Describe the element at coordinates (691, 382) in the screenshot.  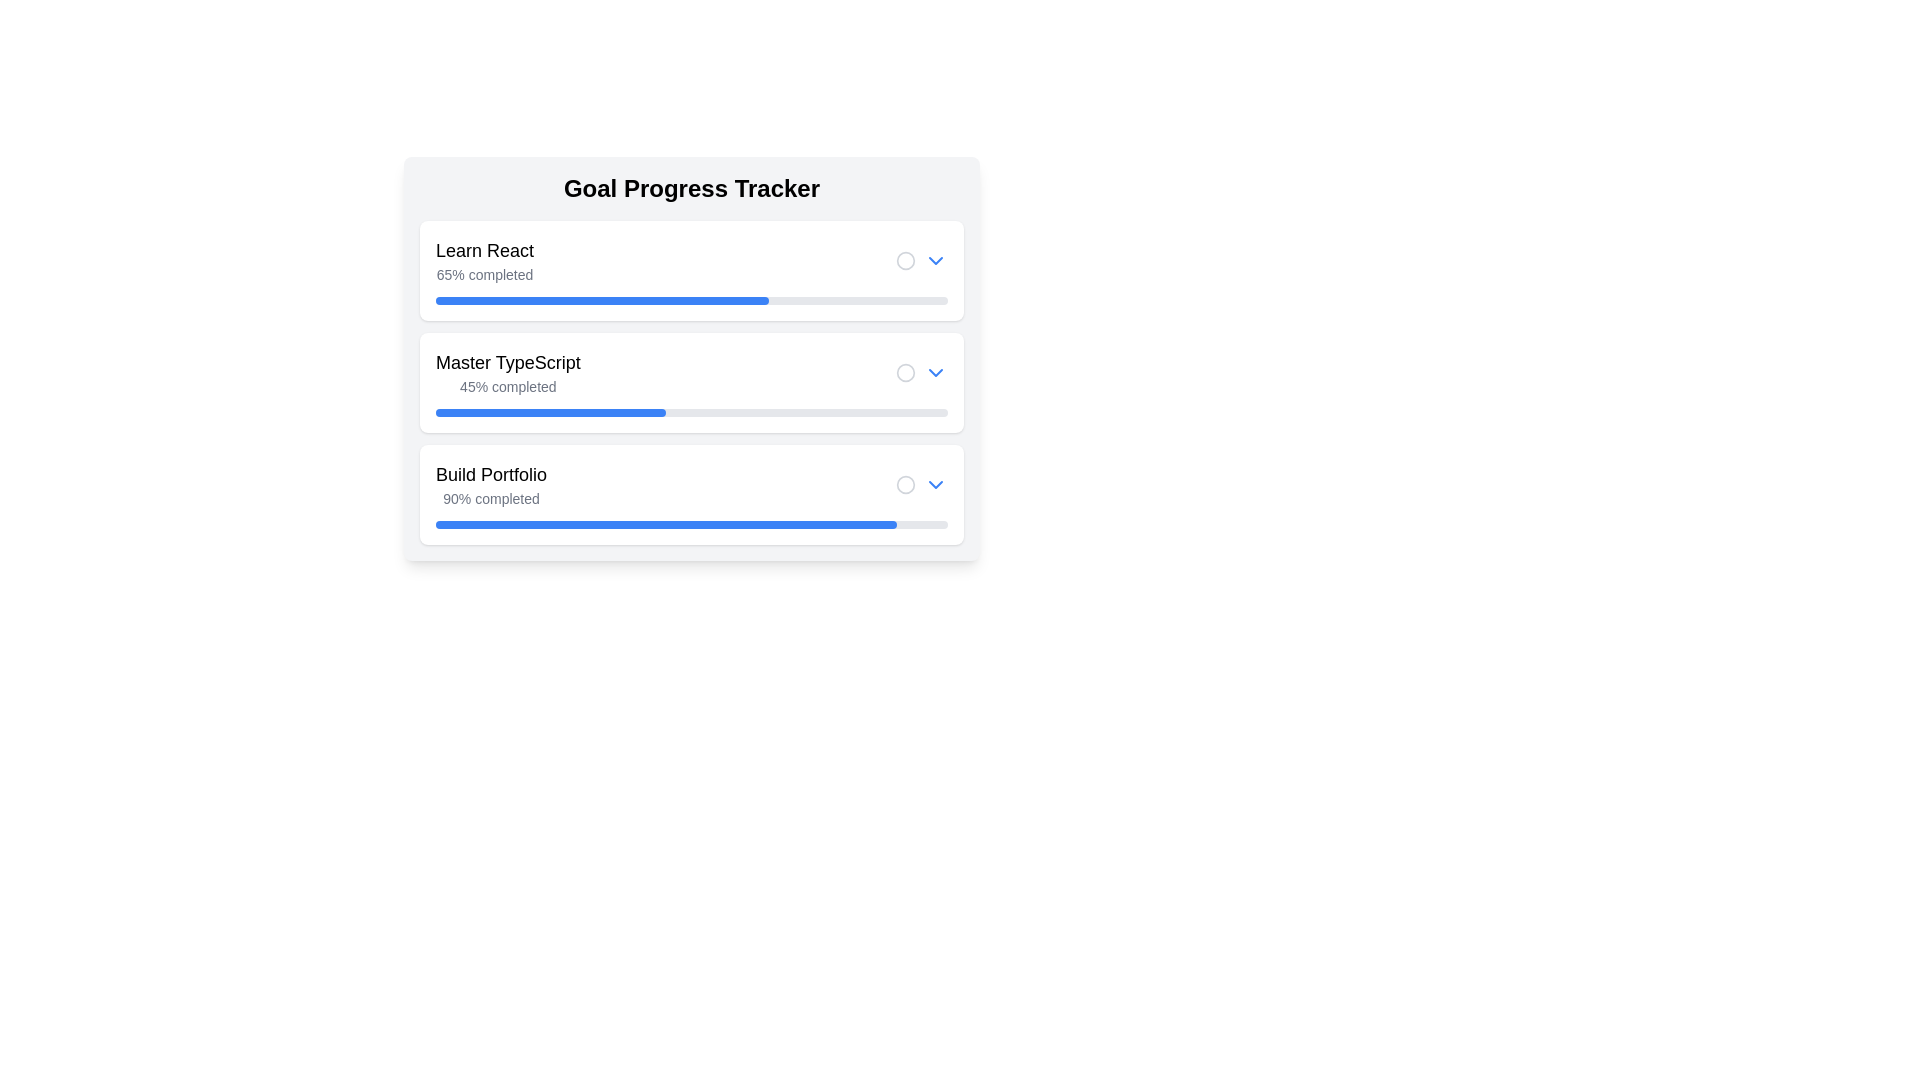
I see `the Progress tracking component, which consists of three vertically stacked cards showing progress for learning tasks` at that location.